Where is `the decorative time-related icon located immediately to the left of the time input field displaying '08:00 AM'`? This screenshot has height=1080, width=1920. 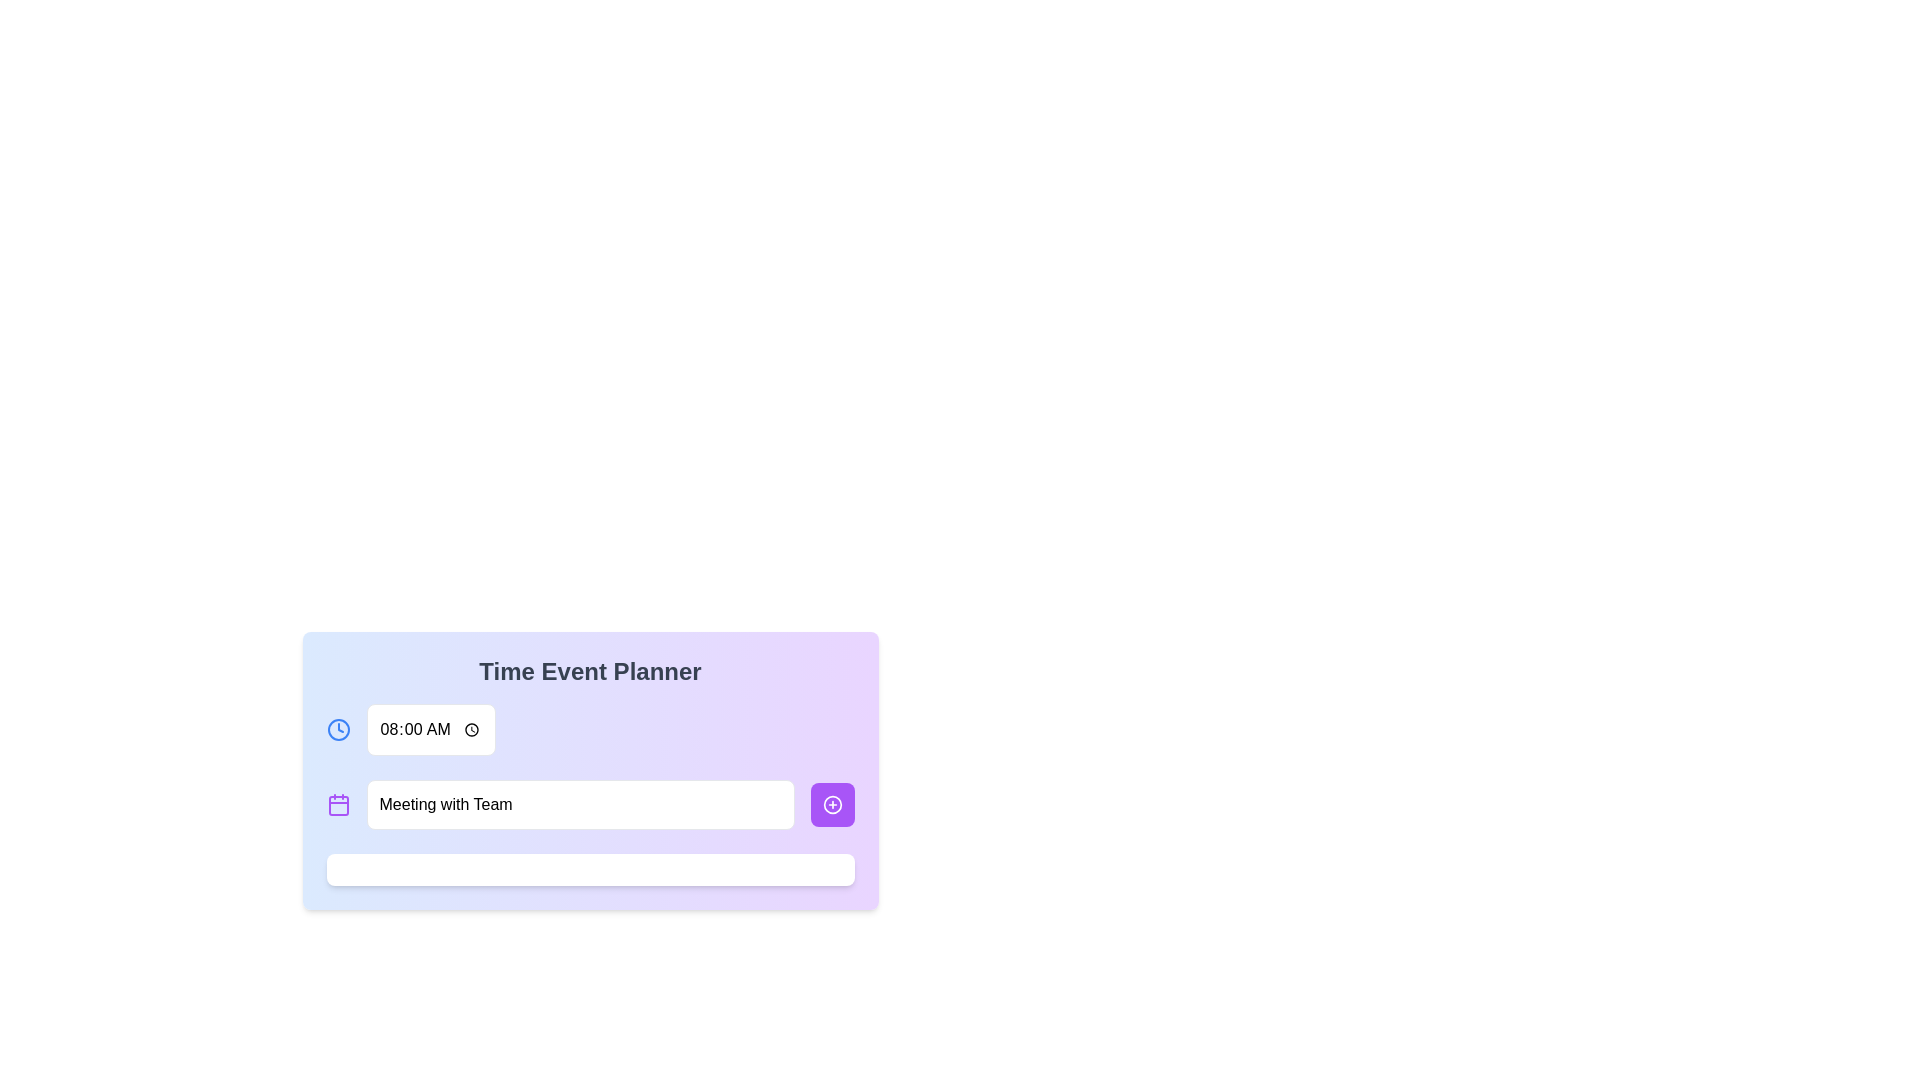
the decorative time-related icon located immediately to the left of the time input field displaying '08:00 AM' is located at coordinates (338, 729).